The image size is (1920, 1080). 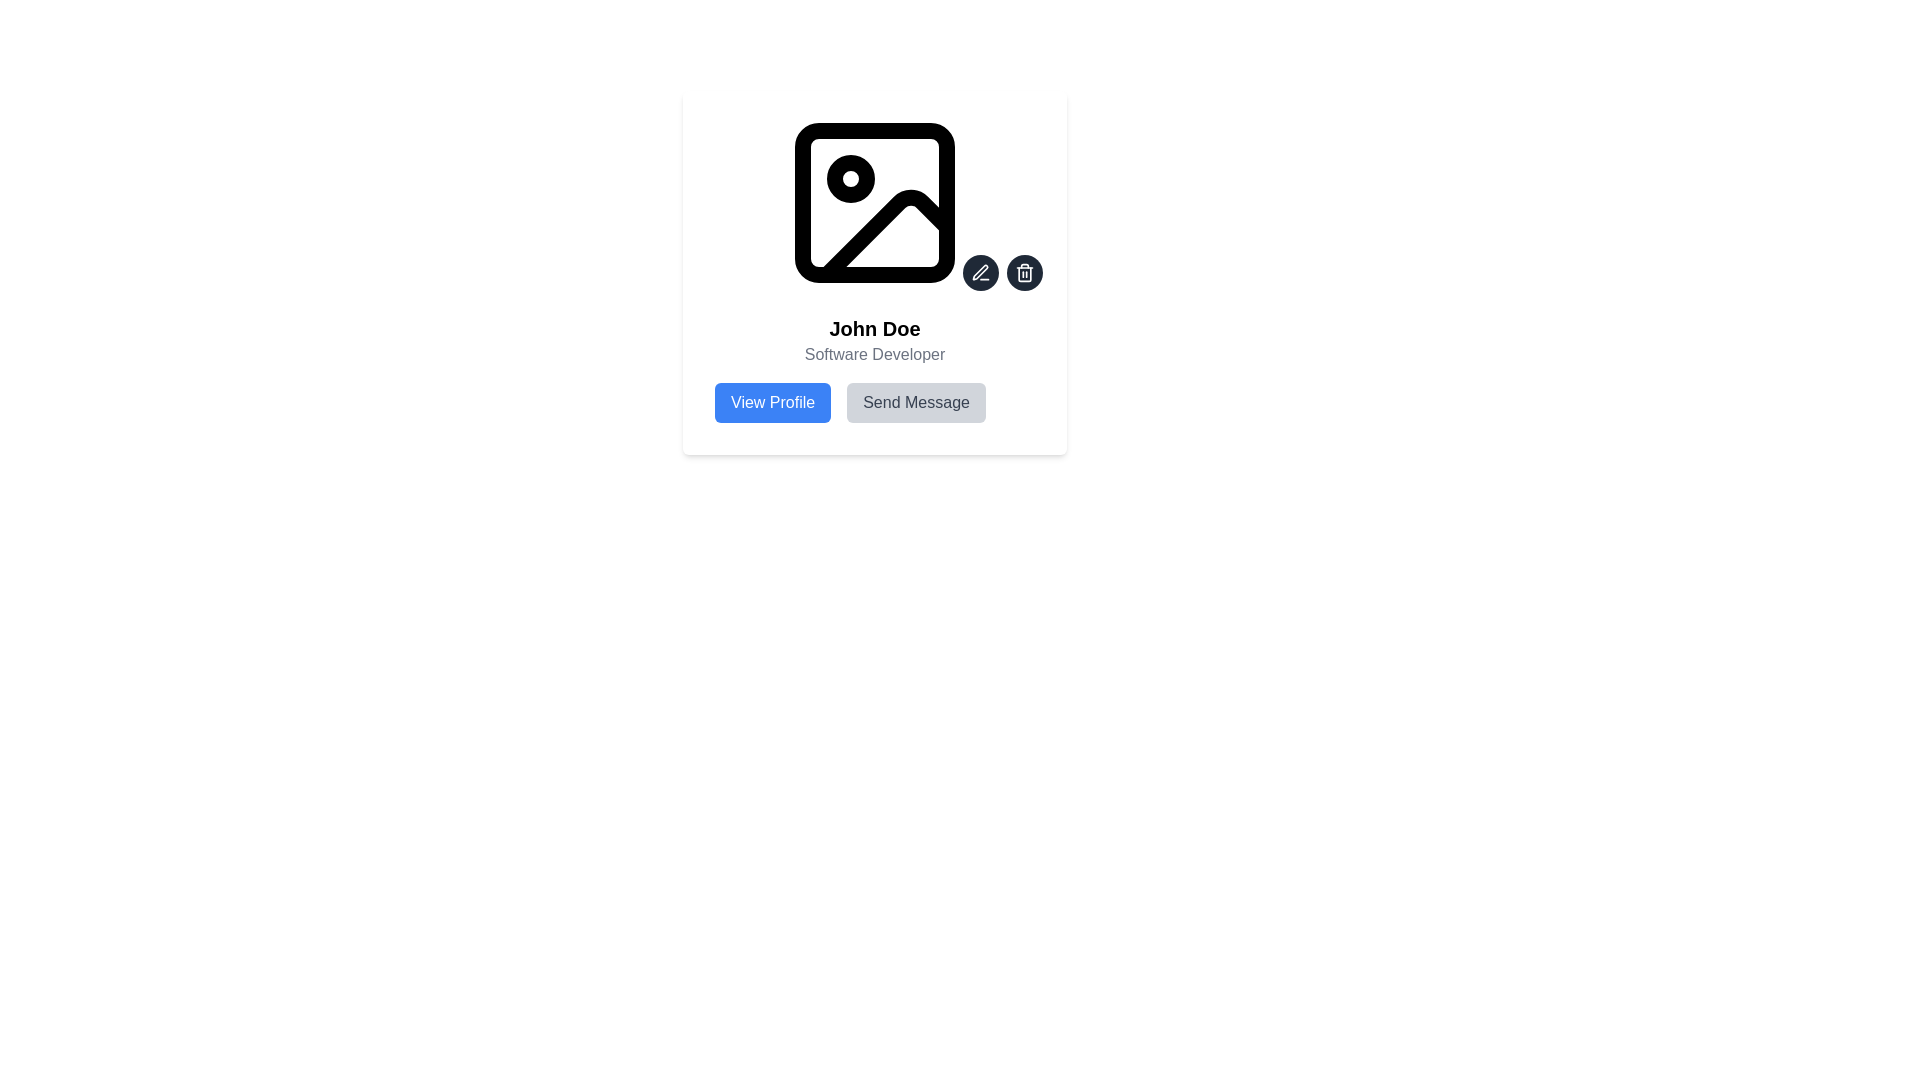 What do you see at coordinates (980, 272) in the screenshot?
I see `the edit button icon located in the top-right corner of the user card` at bounding box center [980, 272].